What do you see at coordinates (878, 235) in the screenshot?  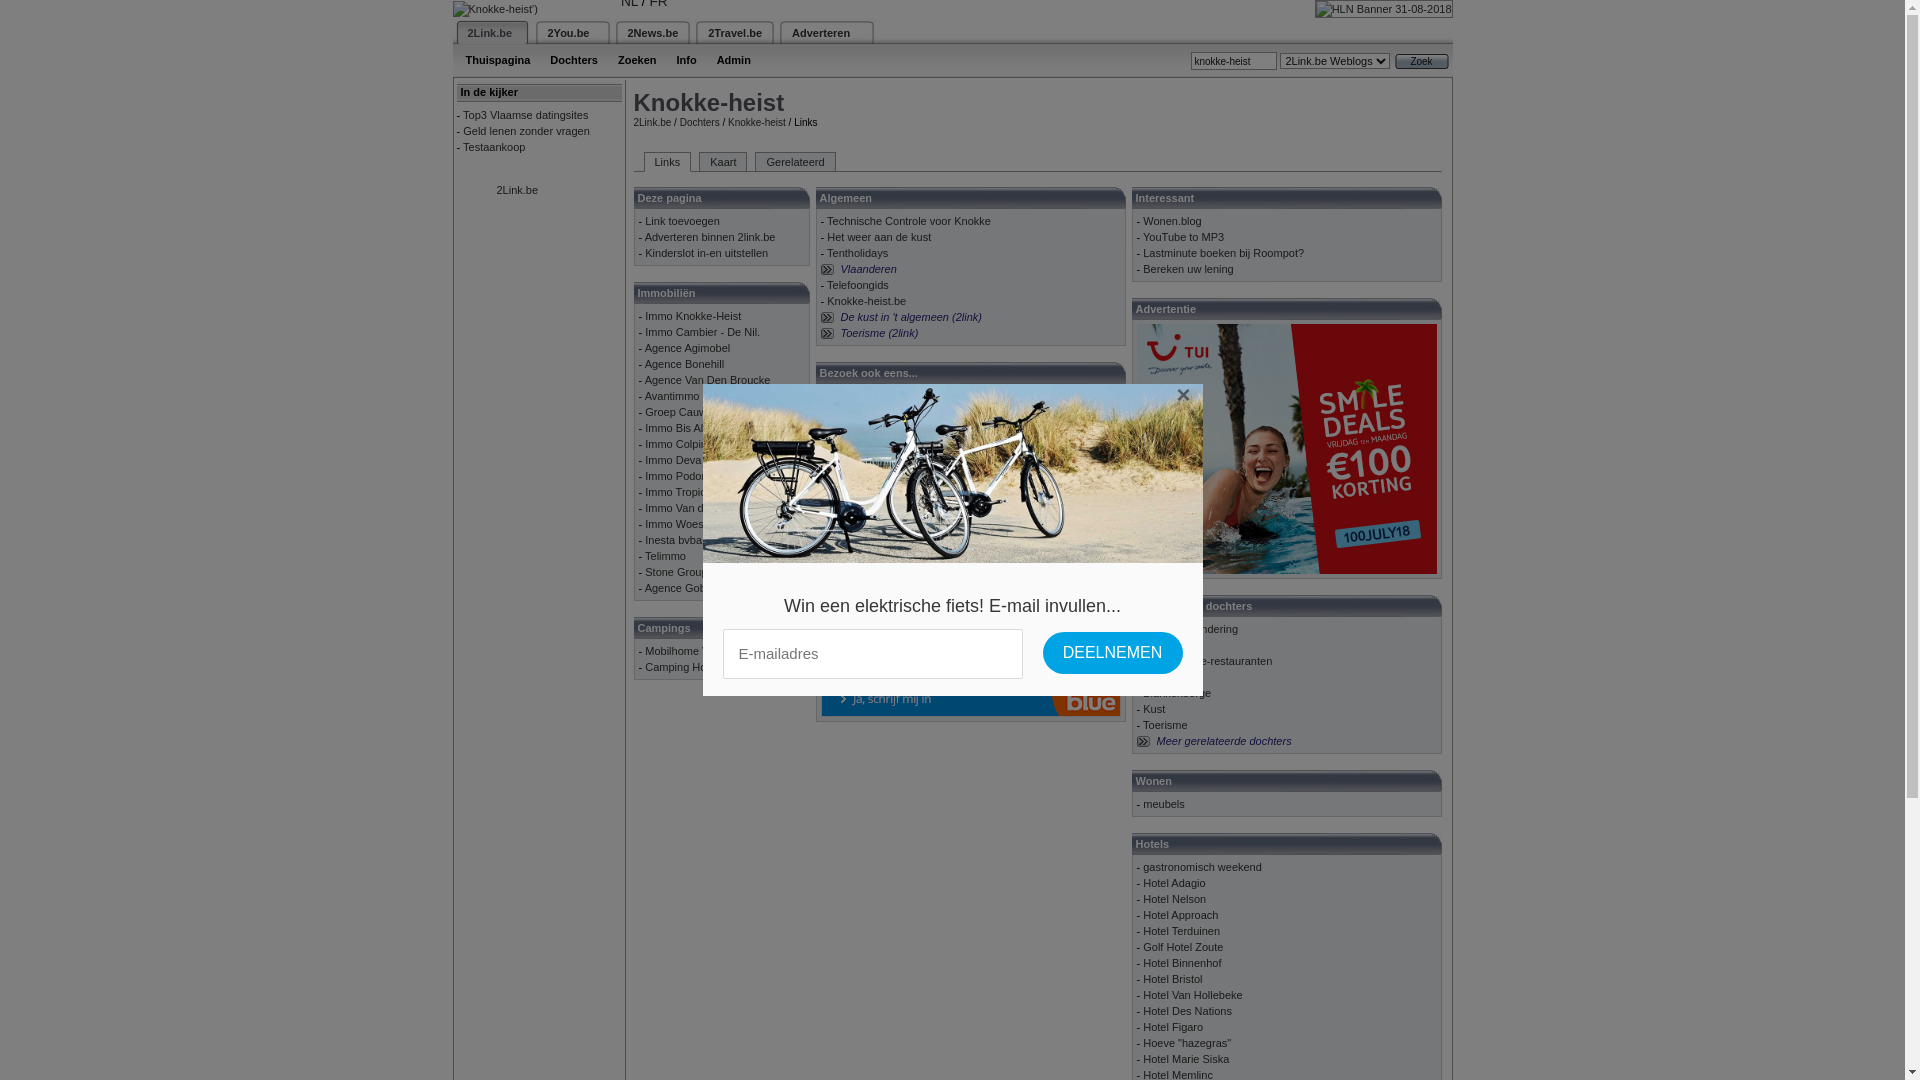 I see `'Het weer aan de kust'` at bounding box center [878, 235].